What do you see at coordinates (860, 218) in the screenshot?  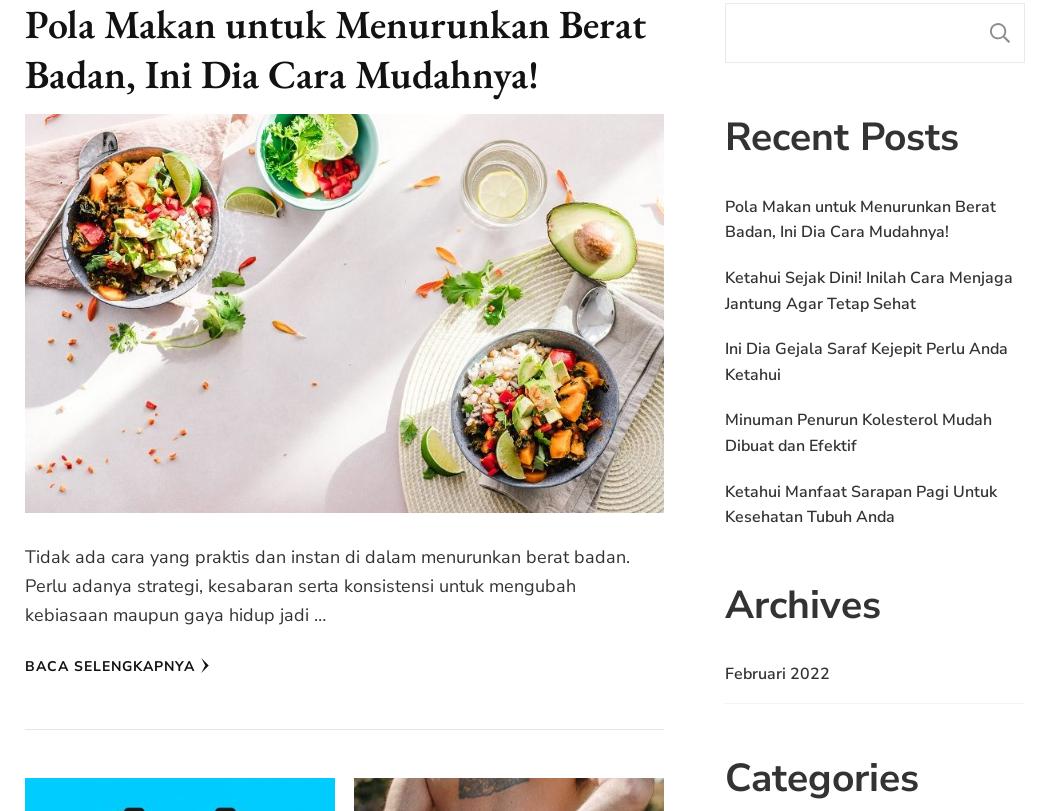 I see `'Pola Makan untuk Menurunkan Berat Badan, Ini Dia Cara Mudahnya!'` at bounding box center [860, 218].